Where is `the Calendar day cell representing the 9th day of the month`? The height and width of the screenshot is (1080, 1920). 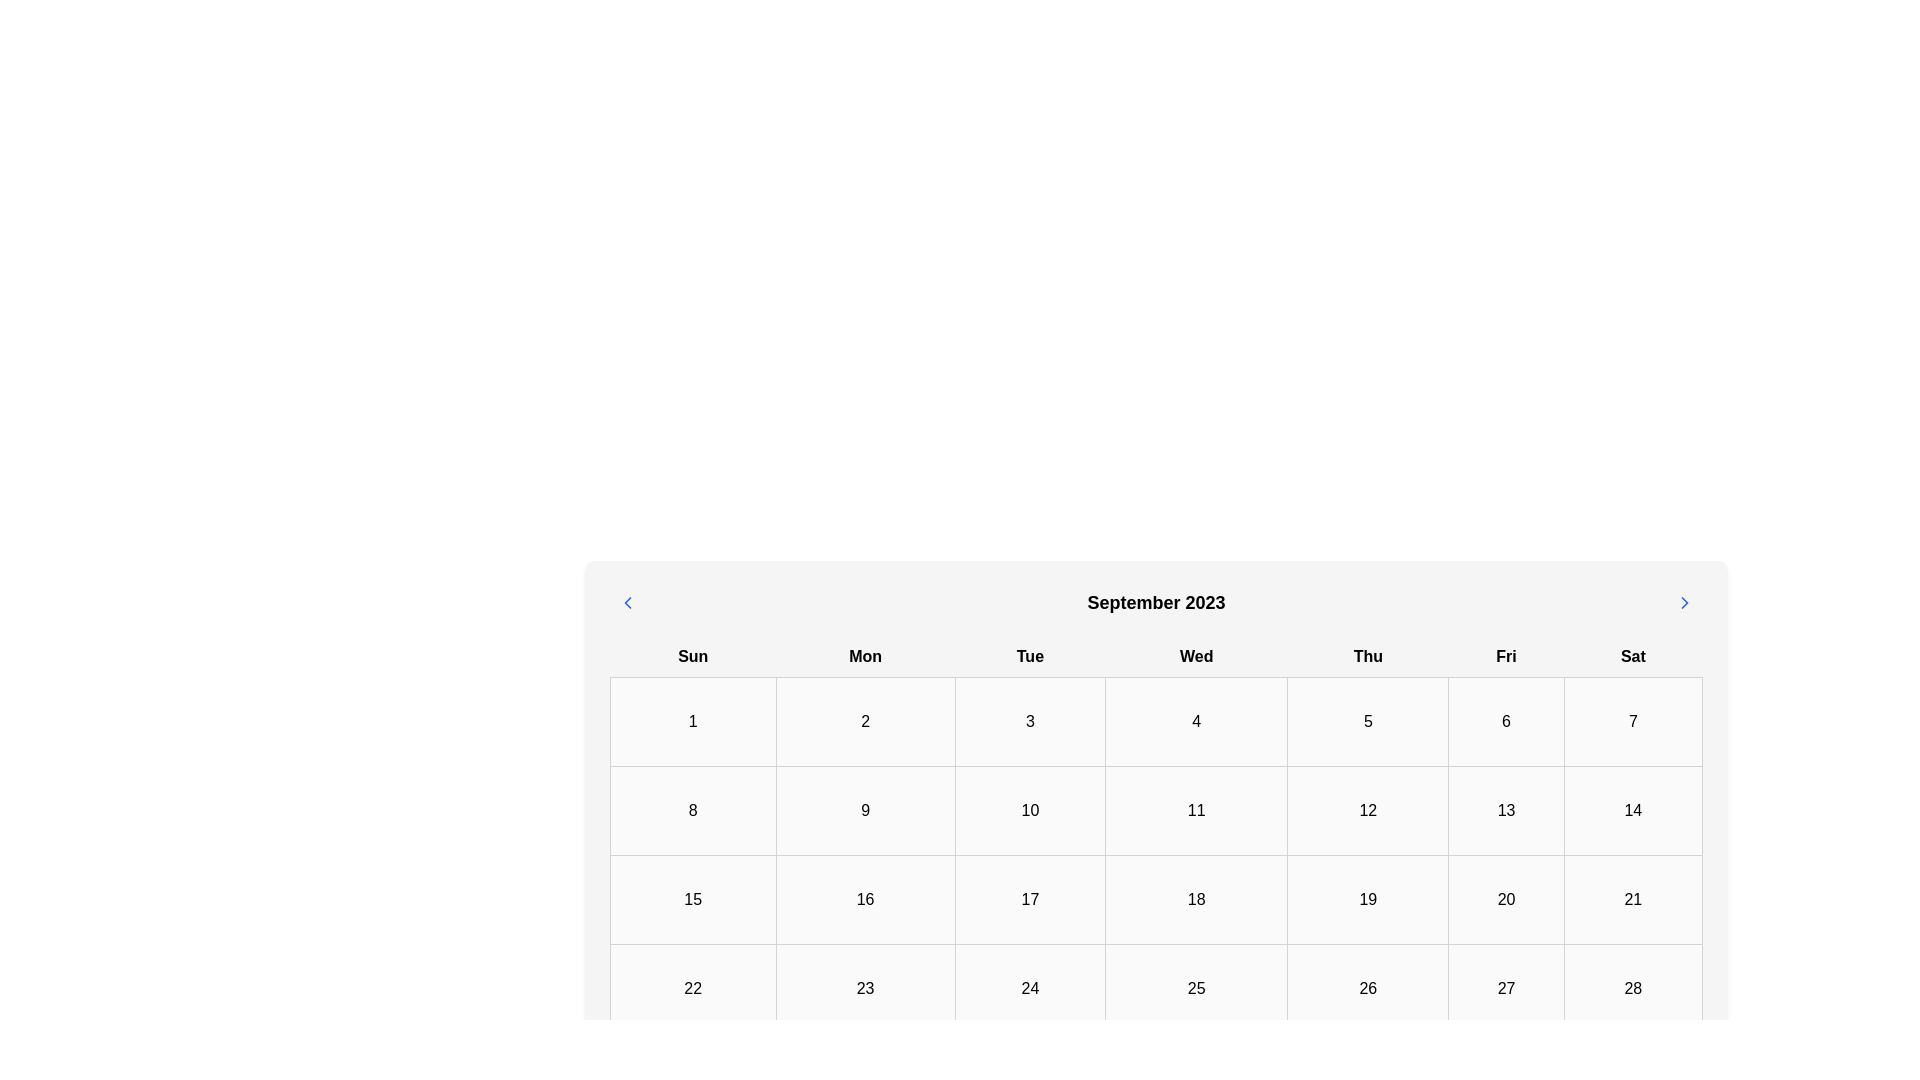
the Calendar day cell representing the 9th day of the month is located at coordinates (865, 810).